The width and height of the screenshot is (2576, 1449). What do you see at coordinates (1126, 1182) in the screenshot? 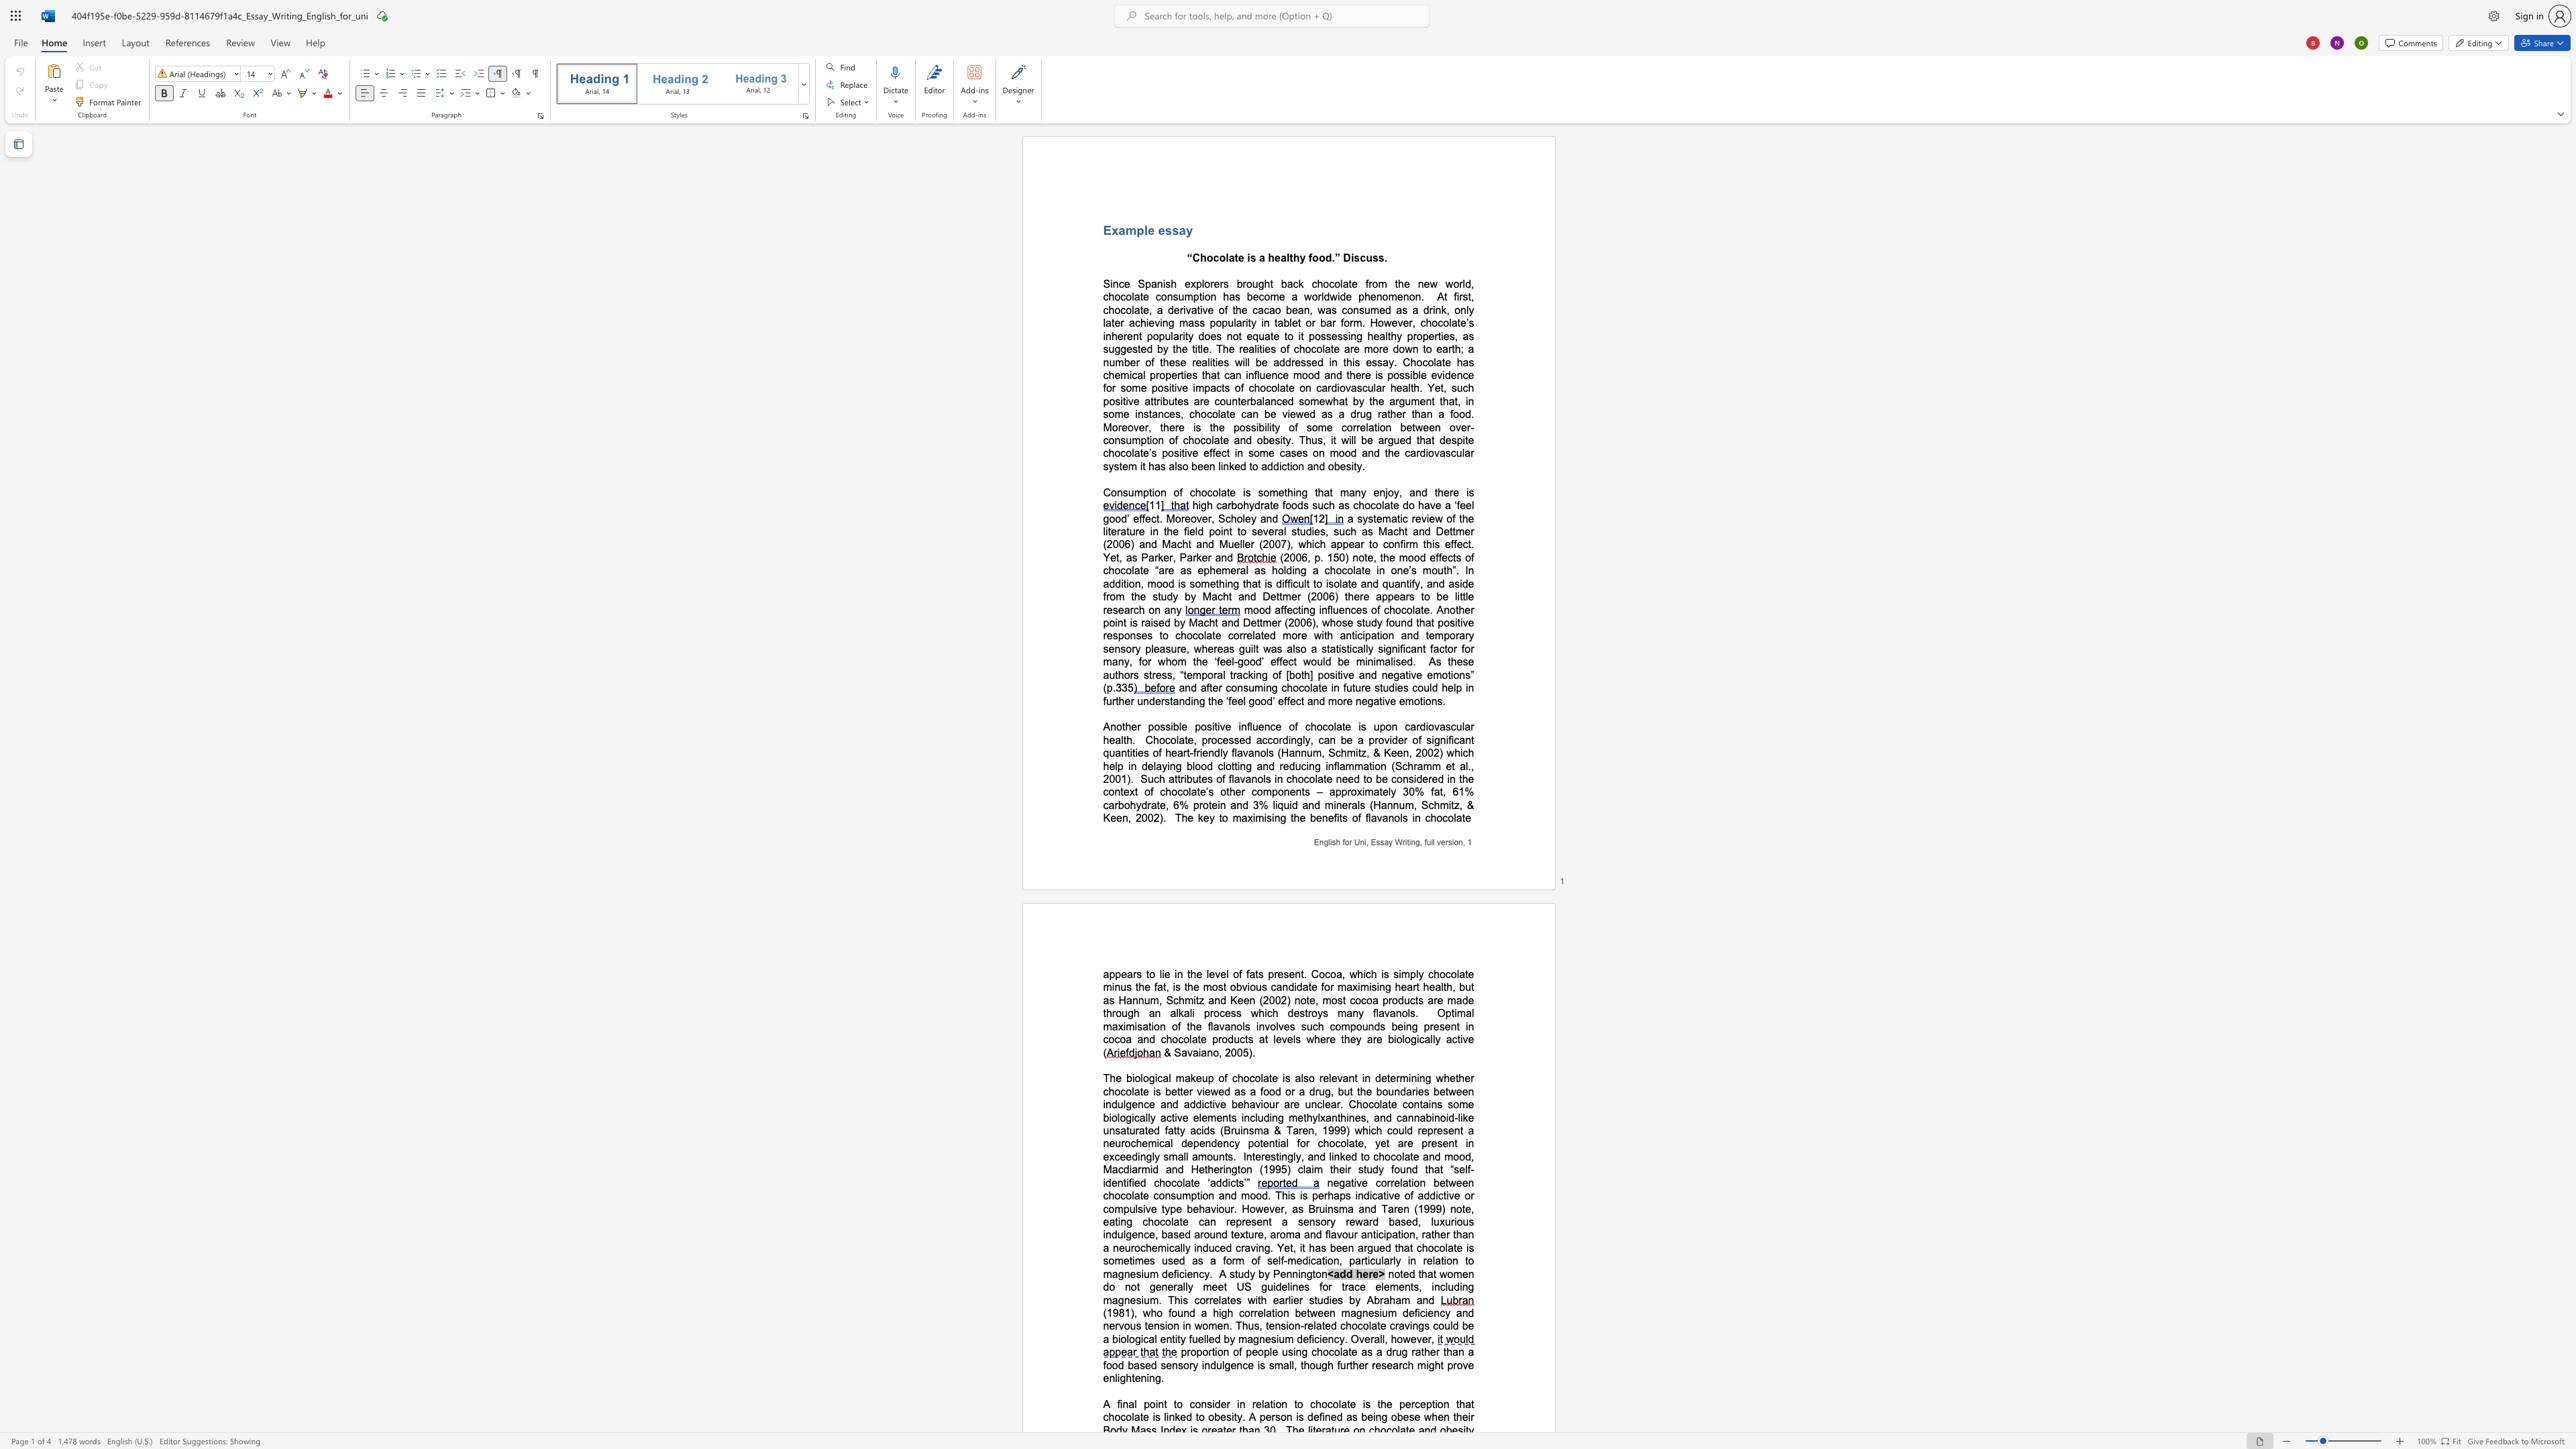
I see `the subset text "ified chocolat" within the text "mood, Macdiarmid and Hetherington (1995) claim their study found that “self-identified chocolate ‘addicts’”"` at bounding box center [1126, 1182].